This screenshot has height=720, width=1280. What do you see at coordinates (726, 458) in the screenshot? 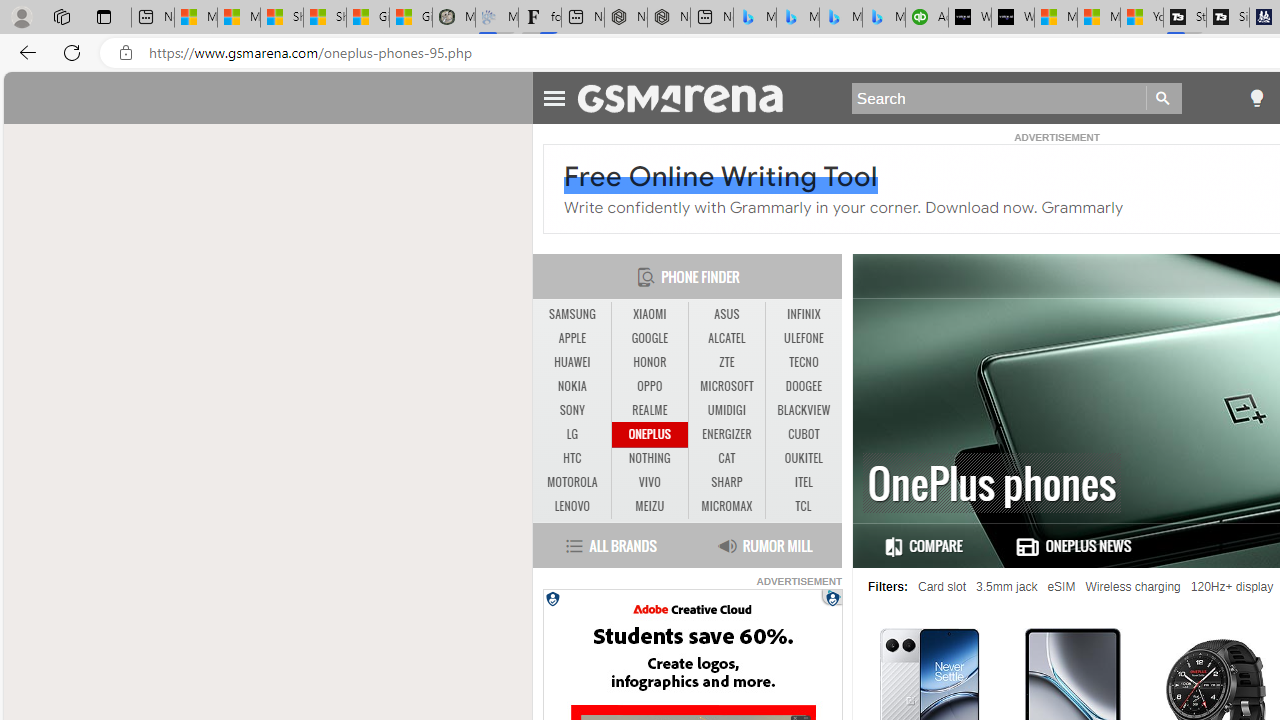
I see `'CAT'` at bounding box center [726, 458].